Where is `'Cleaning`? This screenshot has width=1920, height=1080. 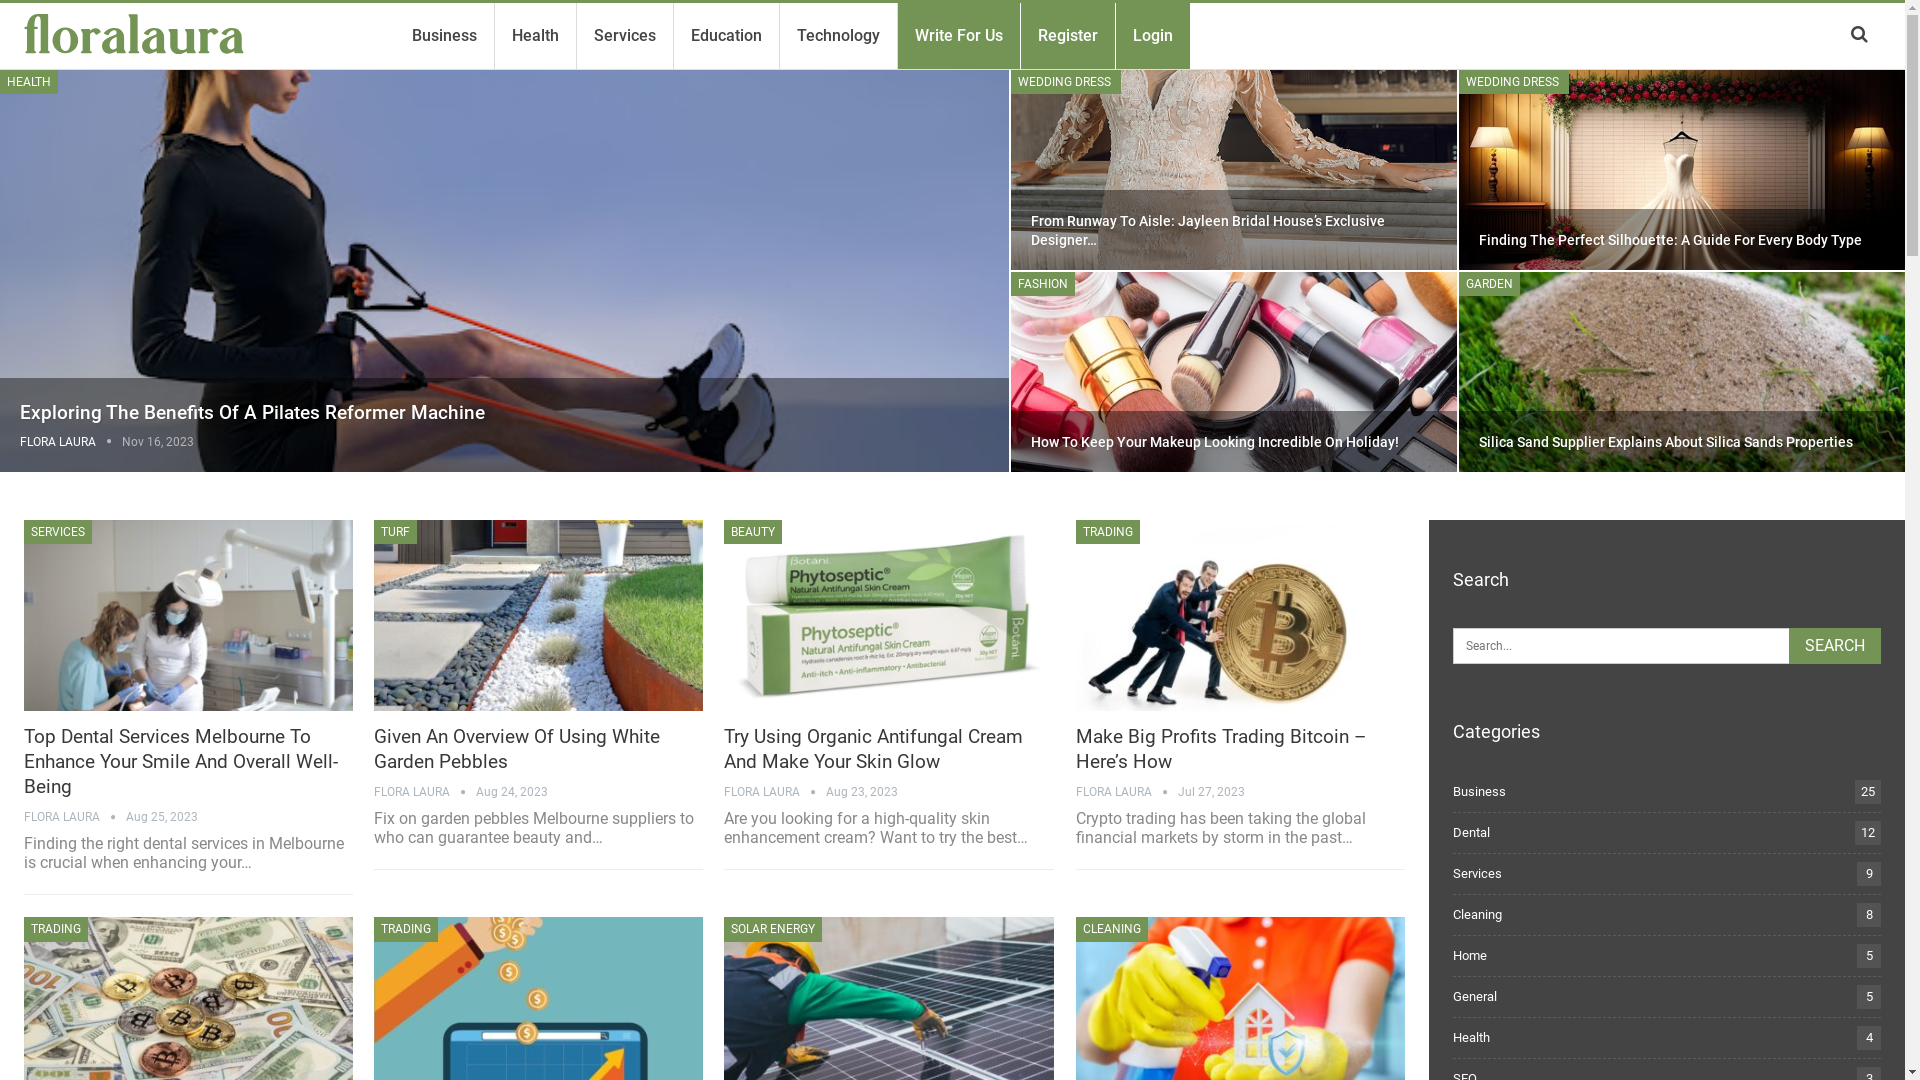 'Cleaning is located at coordinates (1477, 914).